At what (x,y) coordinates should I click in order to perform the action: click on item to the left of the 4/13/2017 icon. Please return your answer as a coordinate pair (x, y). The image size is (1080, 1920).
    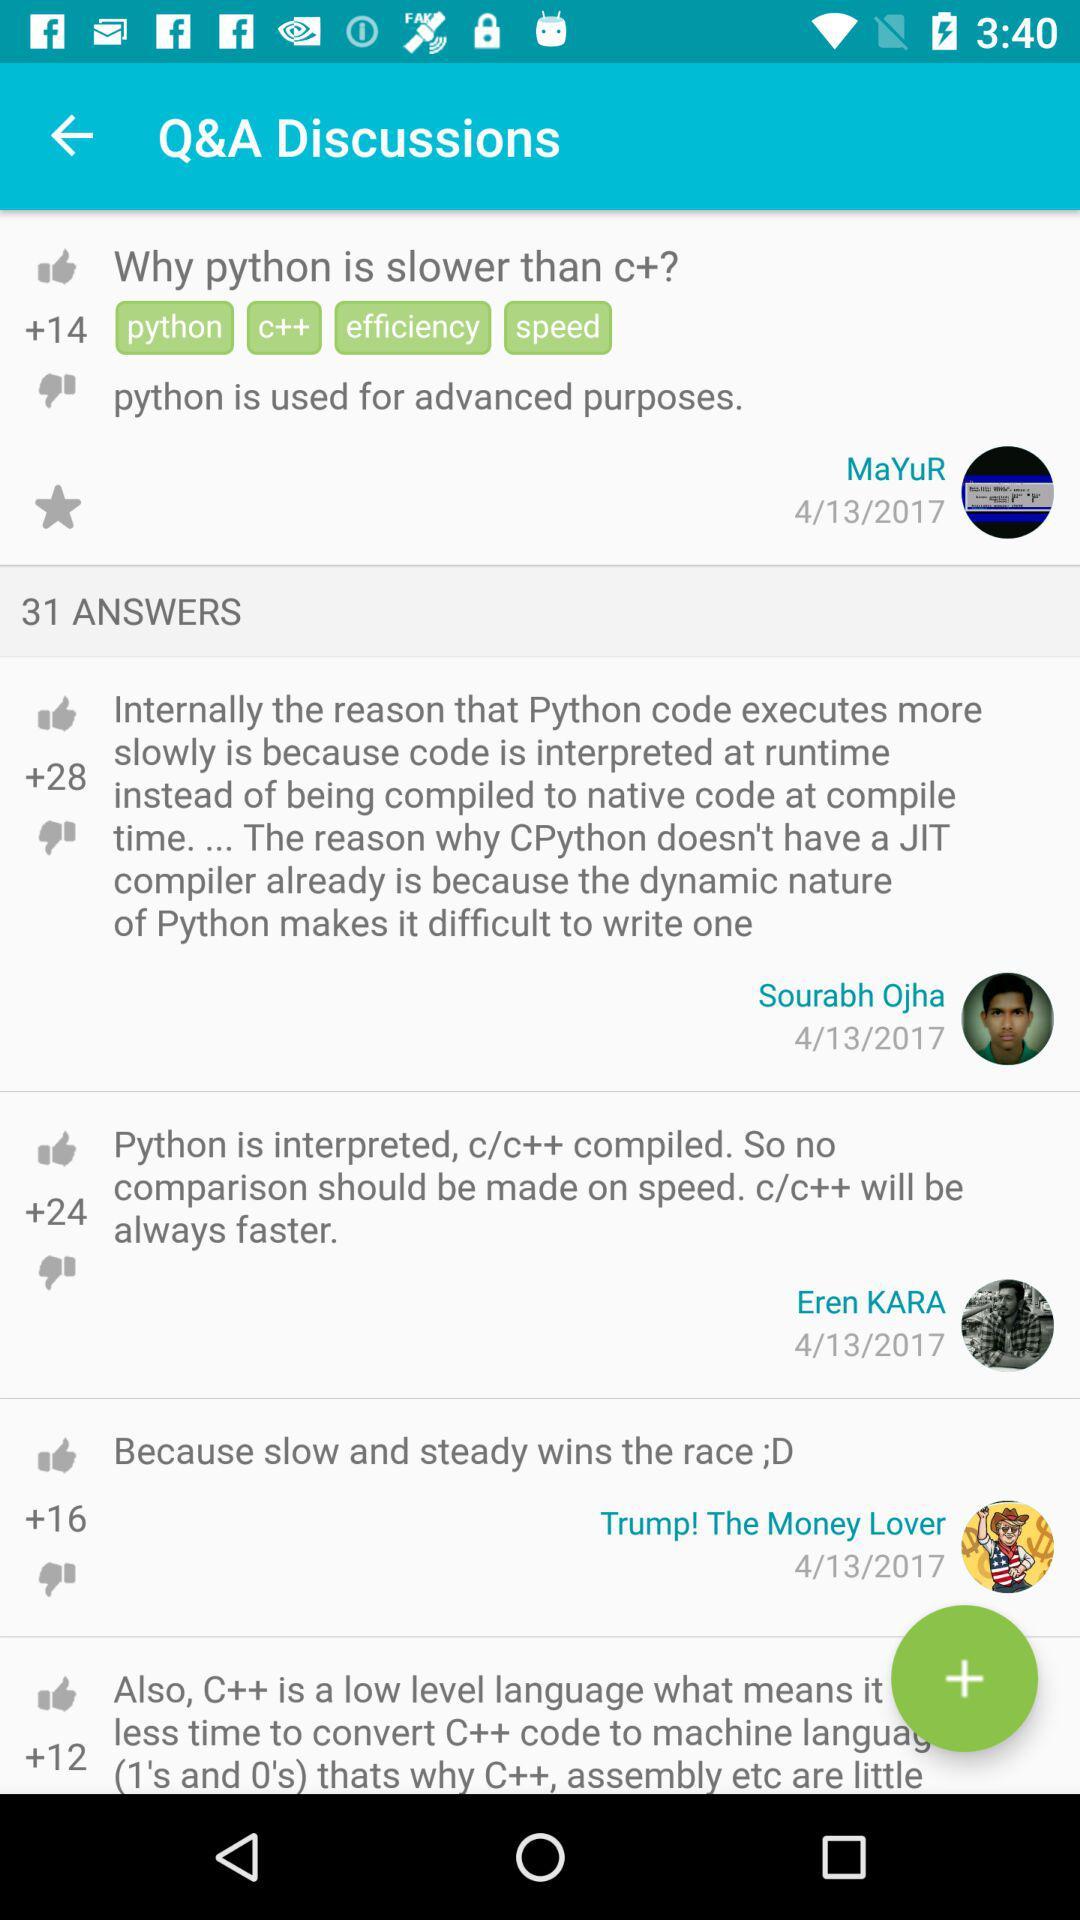
    Looking at the image, I should click on (56, 507).